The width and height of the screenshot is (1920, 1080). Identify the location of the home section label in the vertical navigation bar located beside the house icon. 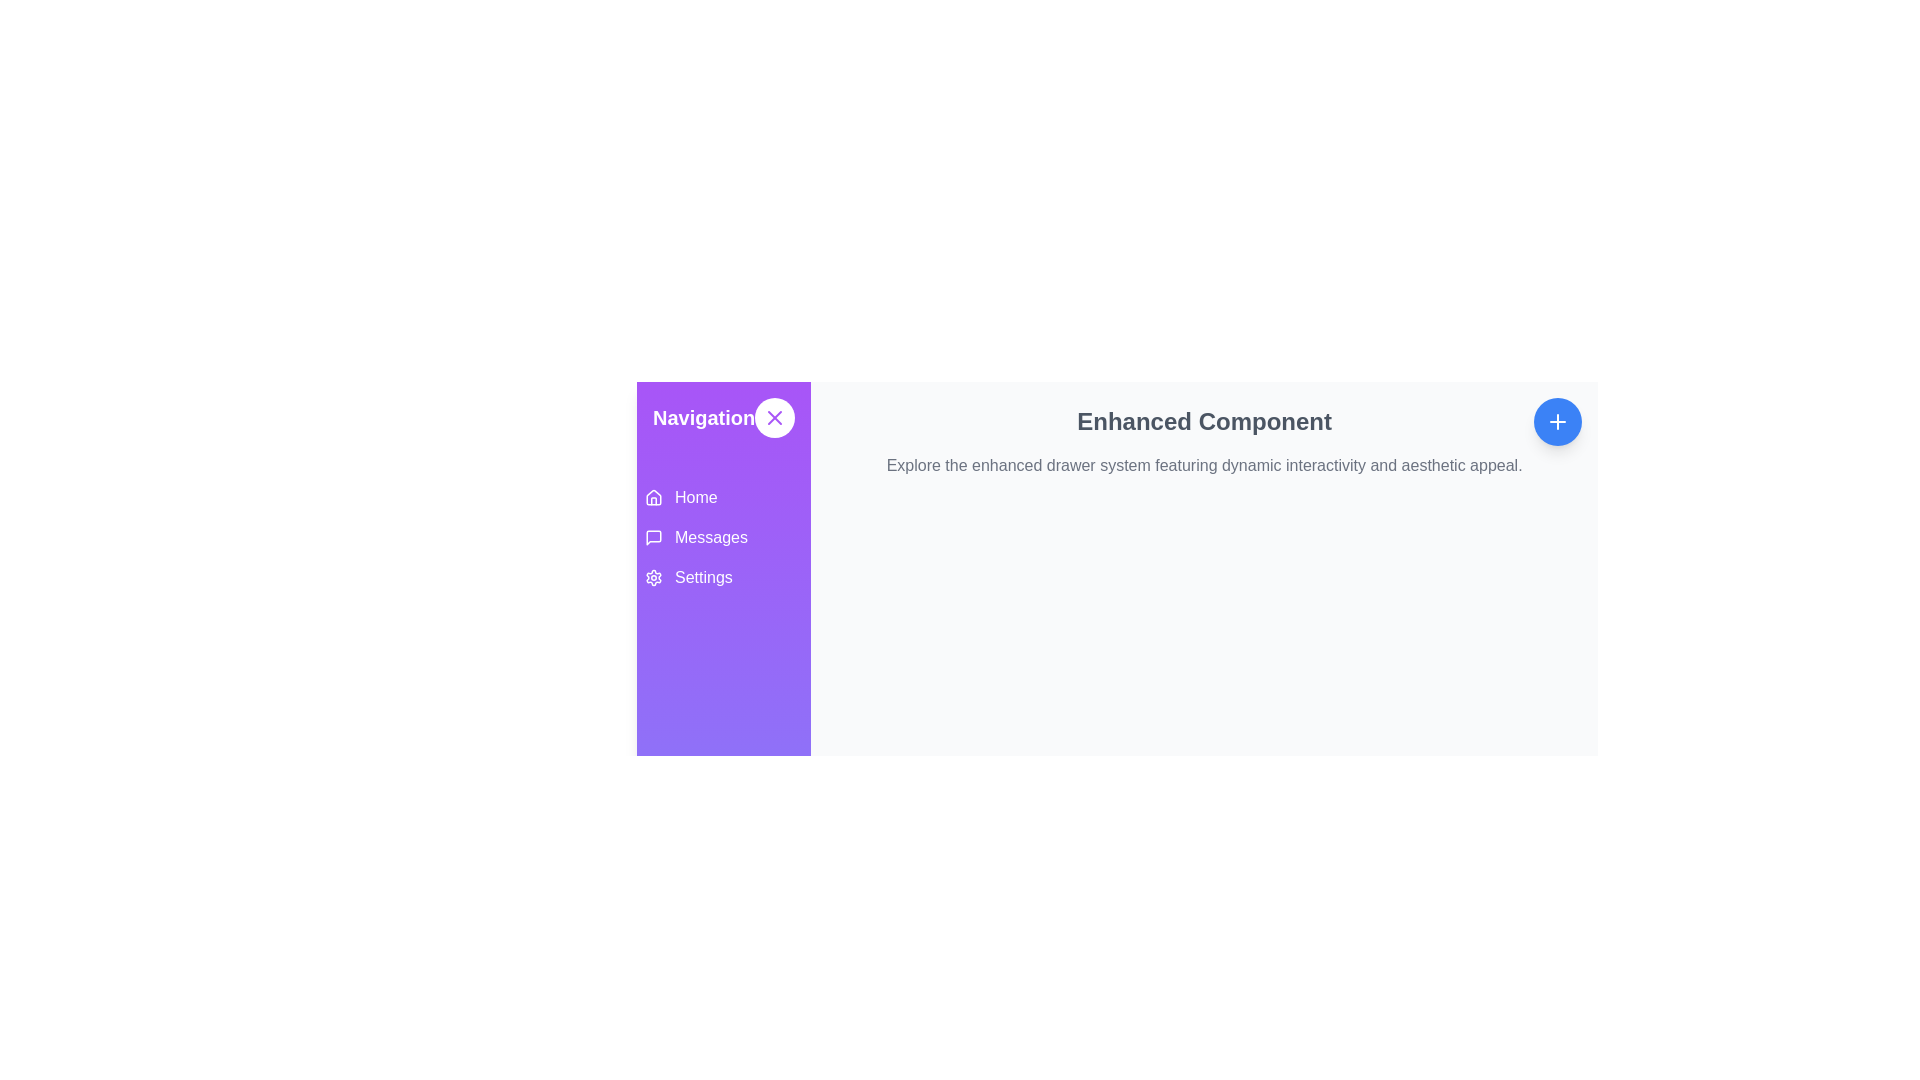
(696, 496).